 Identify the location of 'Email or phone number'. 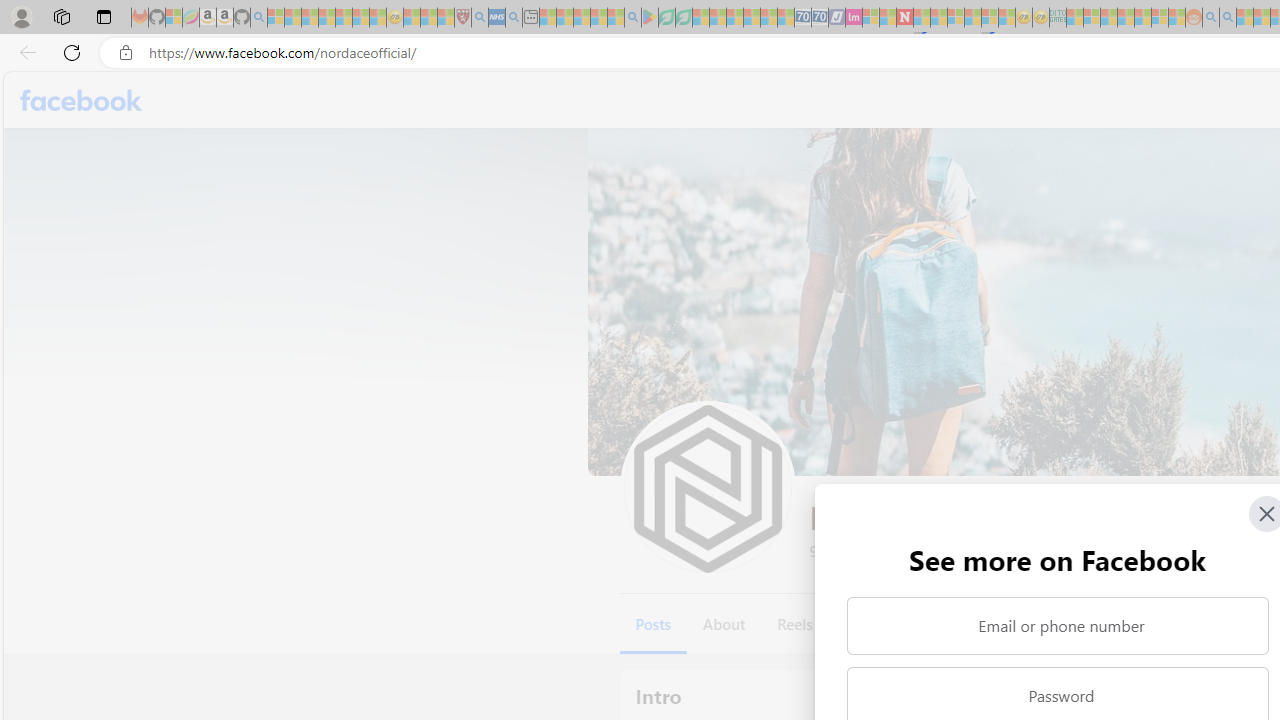
(1056, 625).